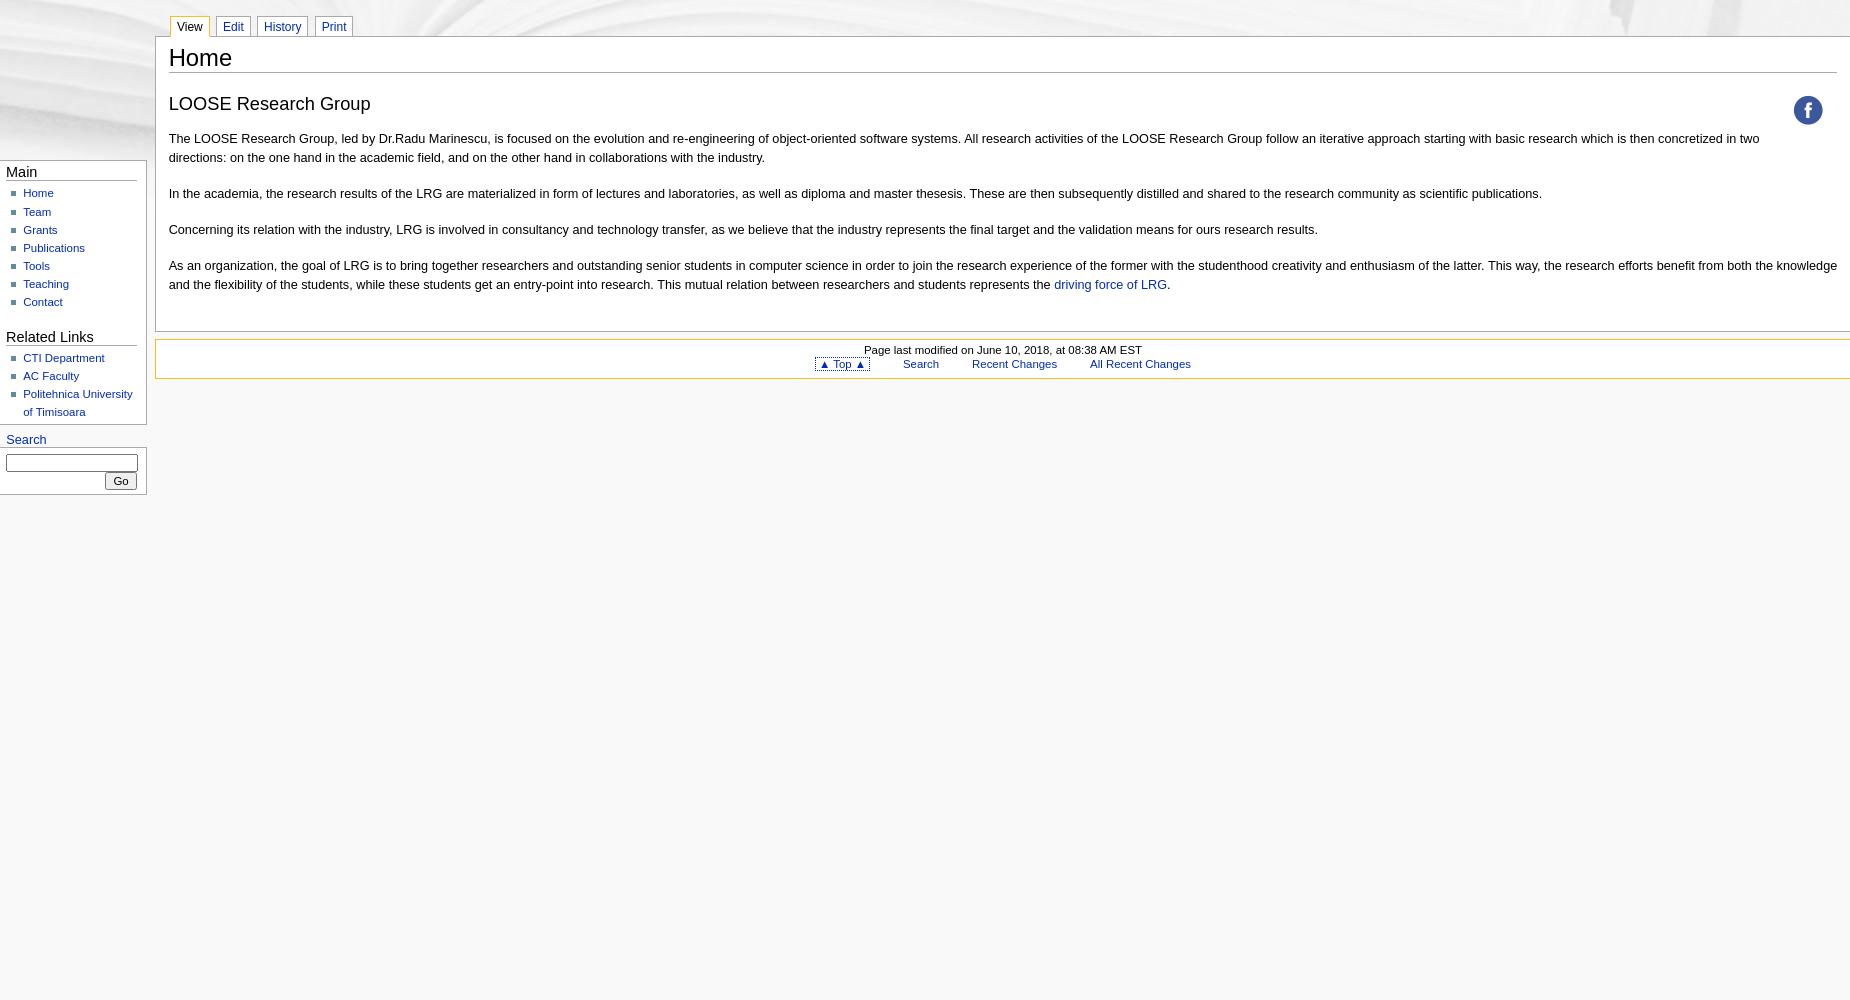  Describe the element at coordinates (1138, 363) in the screenshot. I see `'All Recent Changes'` at that location.